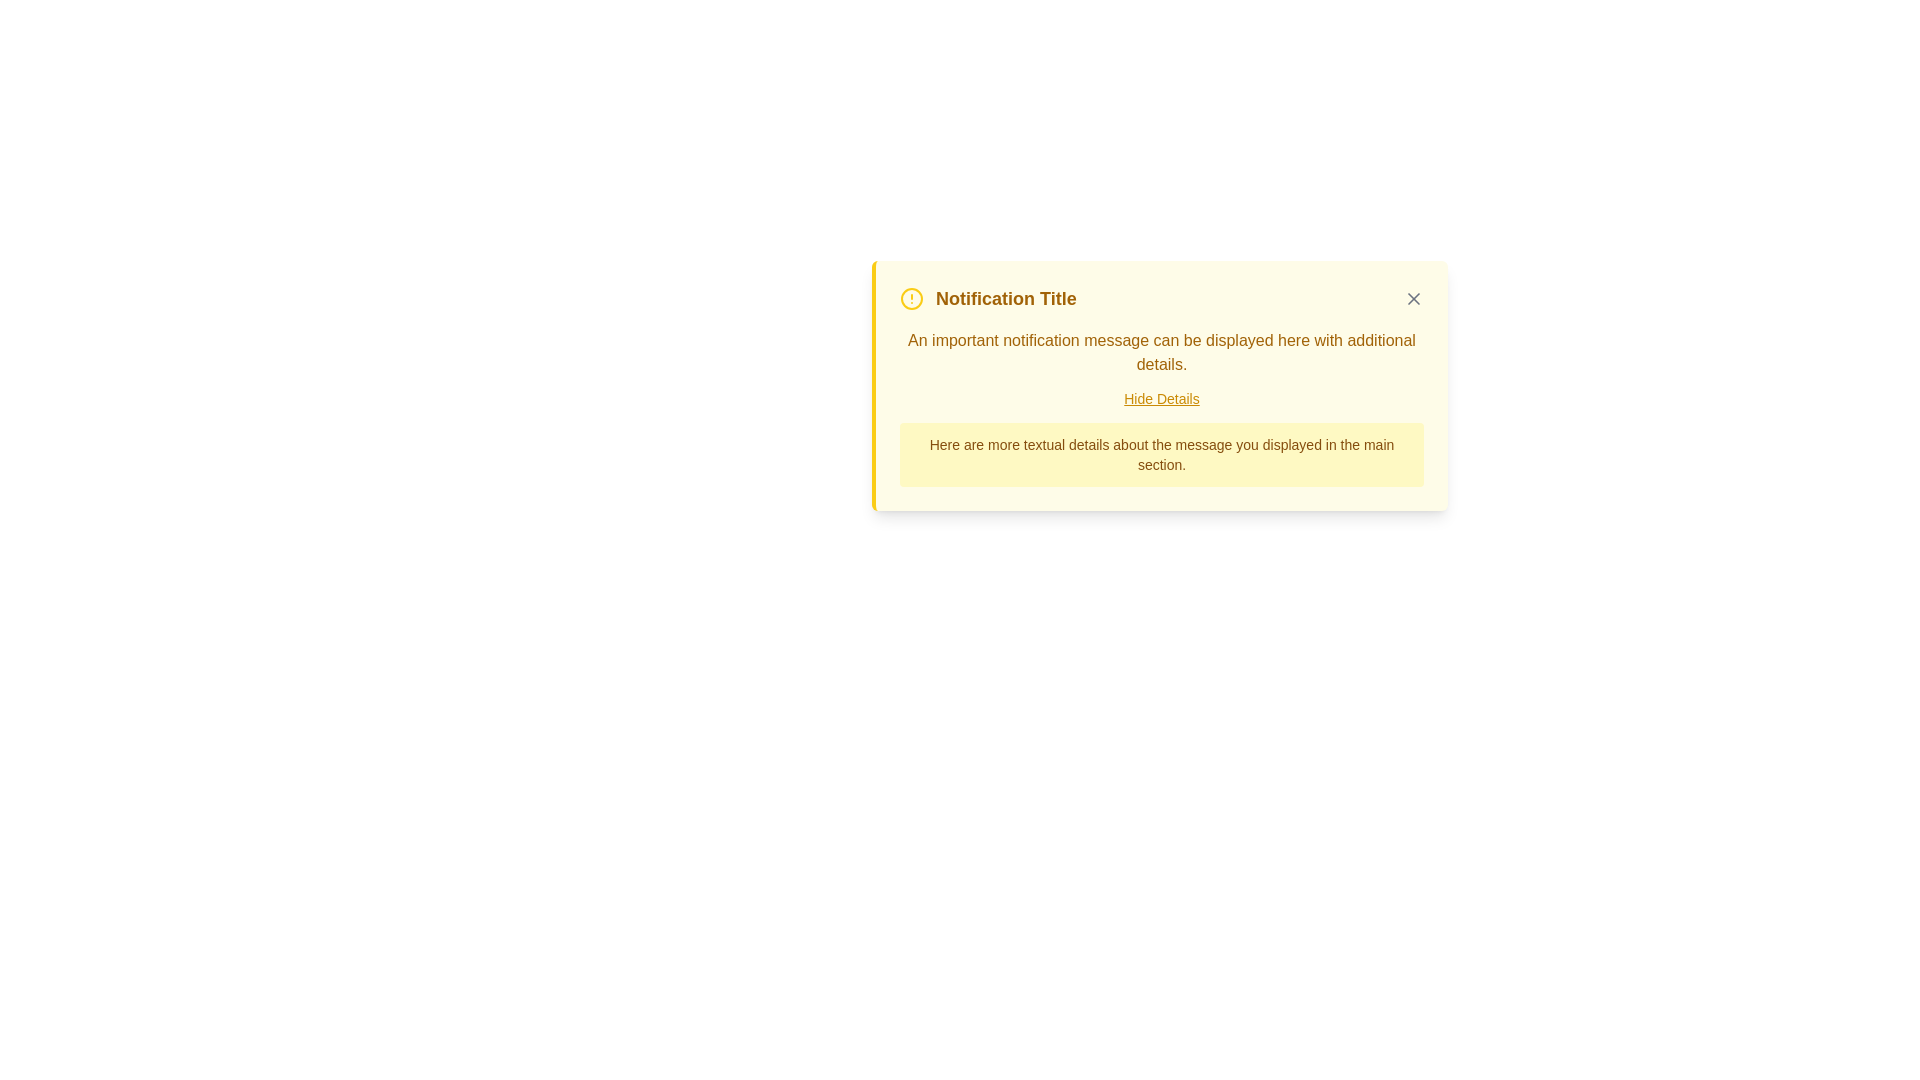 The height and width of the screenshot is (1080, 1920). I want to click on the Text header of the notification to highlight its context, so click(1161, 299).